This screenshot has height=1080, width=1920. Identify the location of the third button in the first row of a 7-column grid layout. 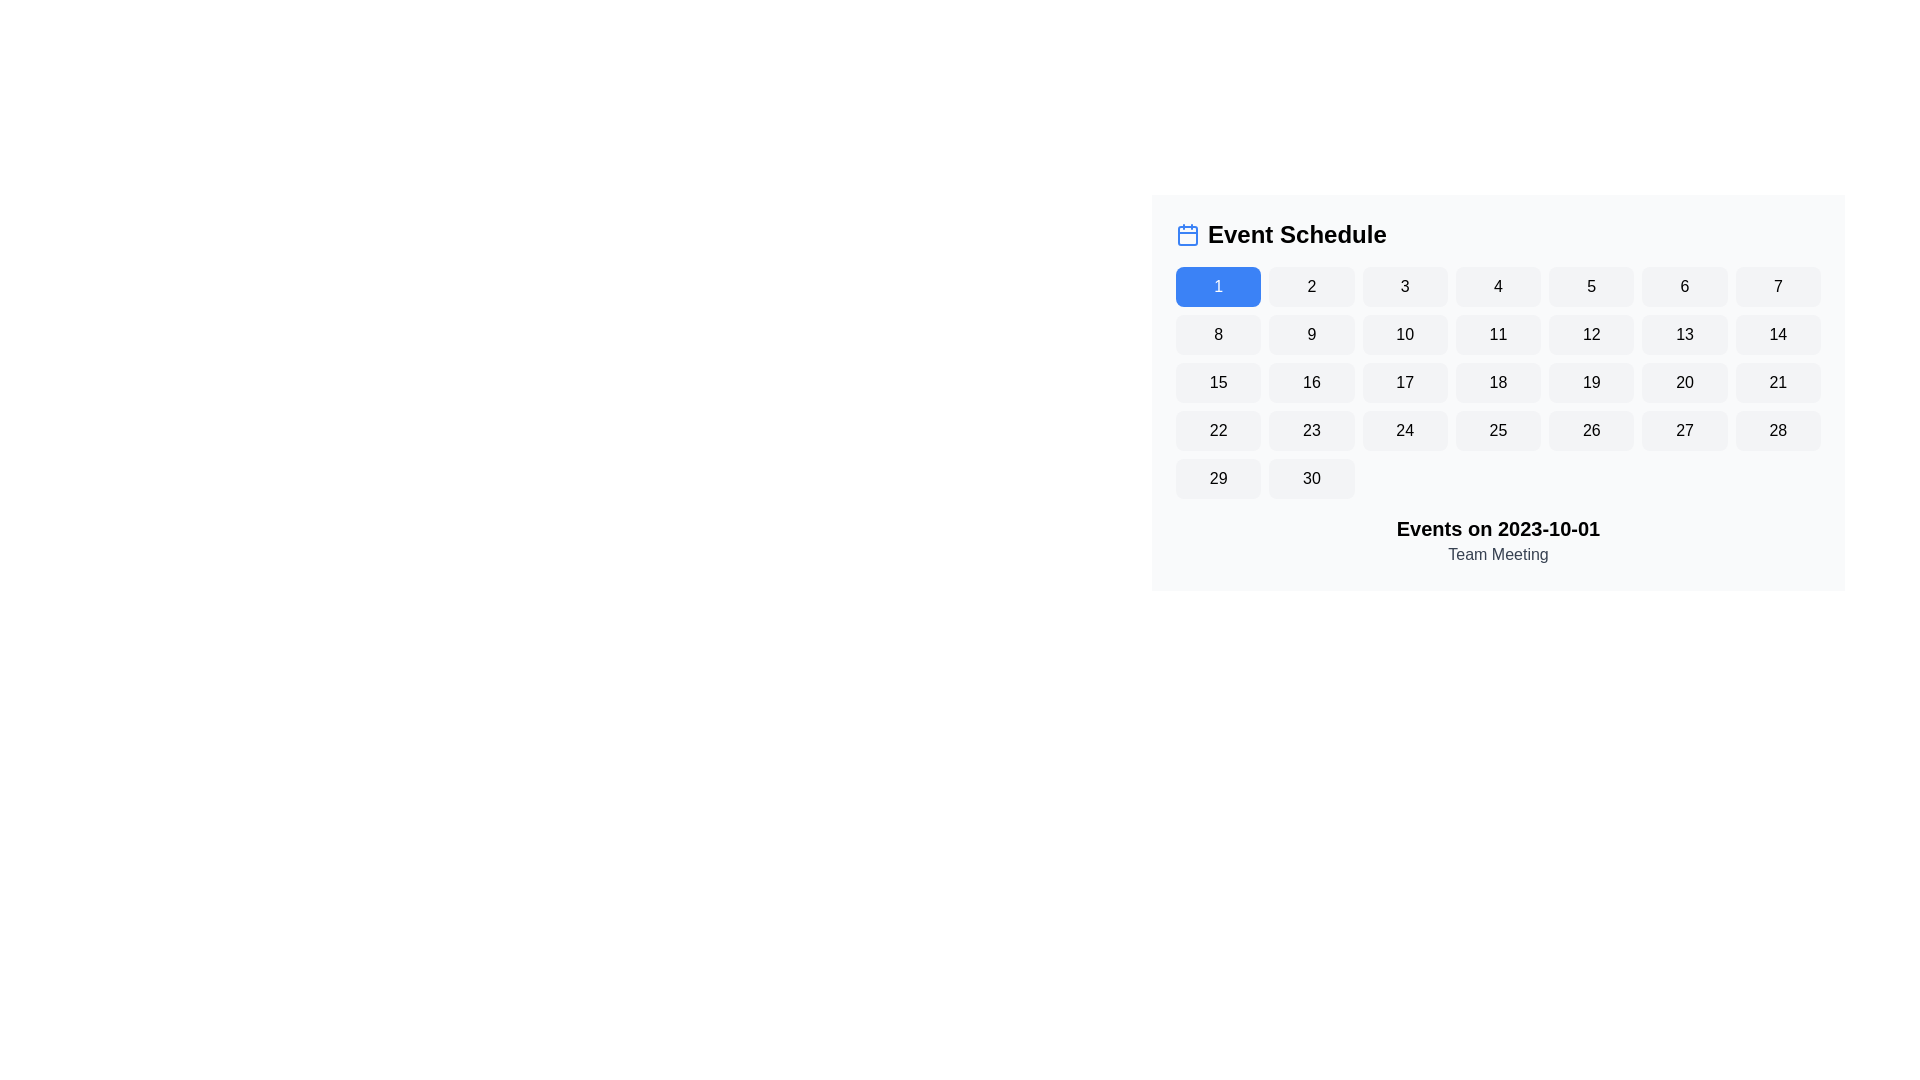
(1404, 286).